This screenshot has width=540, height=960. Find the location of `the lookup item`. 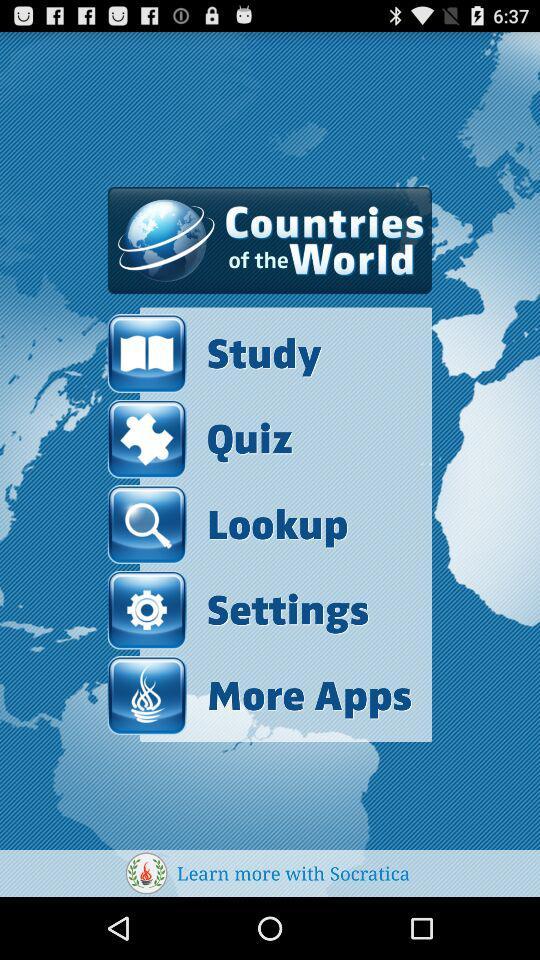

the lookup item is located at coordinates (226, 523).